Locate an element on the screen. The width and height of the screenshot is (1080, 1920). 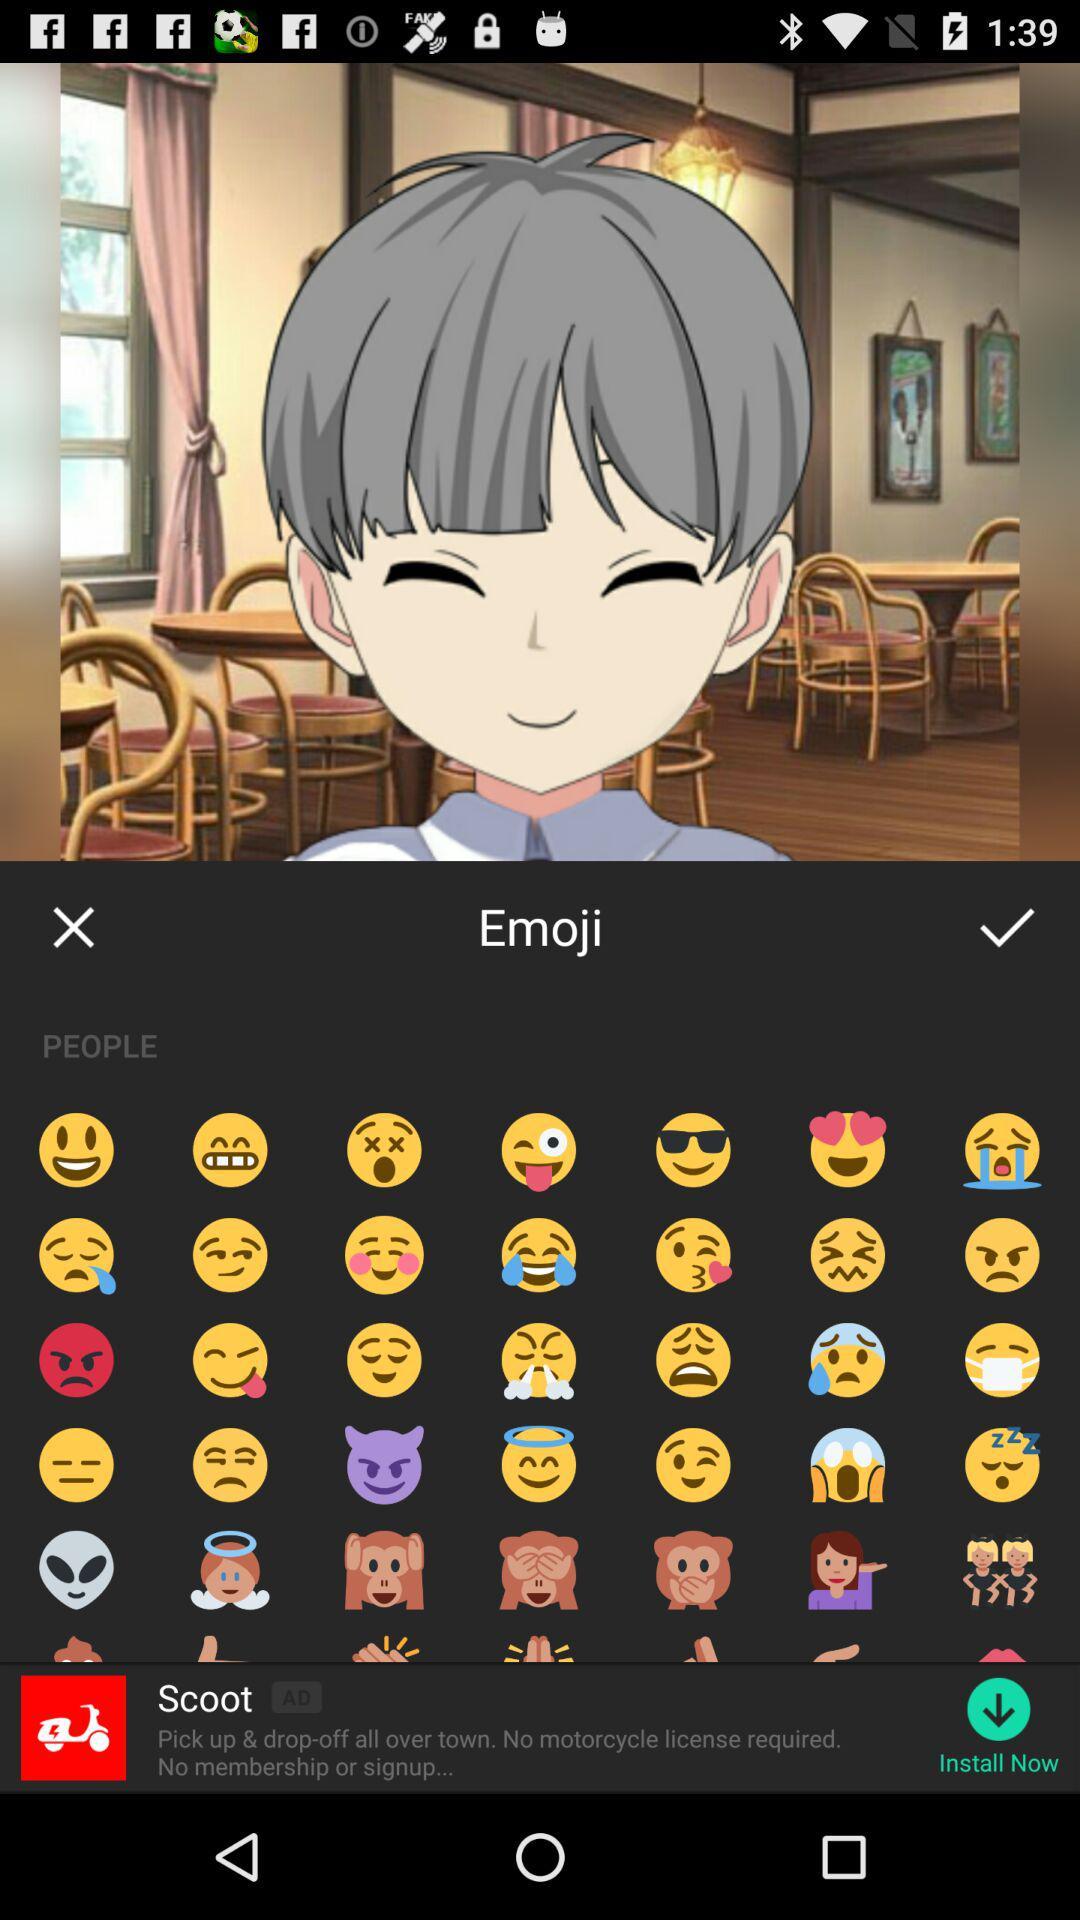
the check icon is located at coordinates (1006, 991).